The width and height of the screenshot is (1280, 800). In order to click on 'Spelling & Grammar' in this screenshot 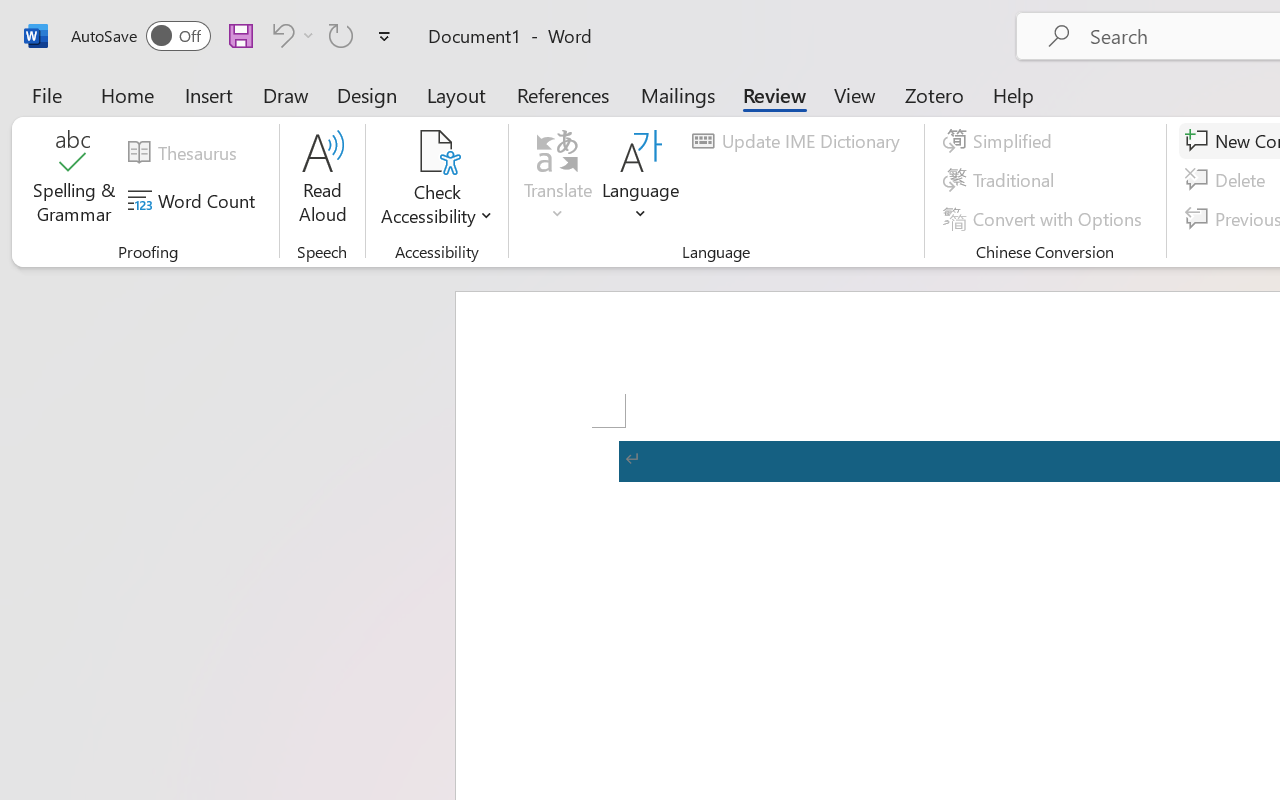, I will do `click(74, 179)`.